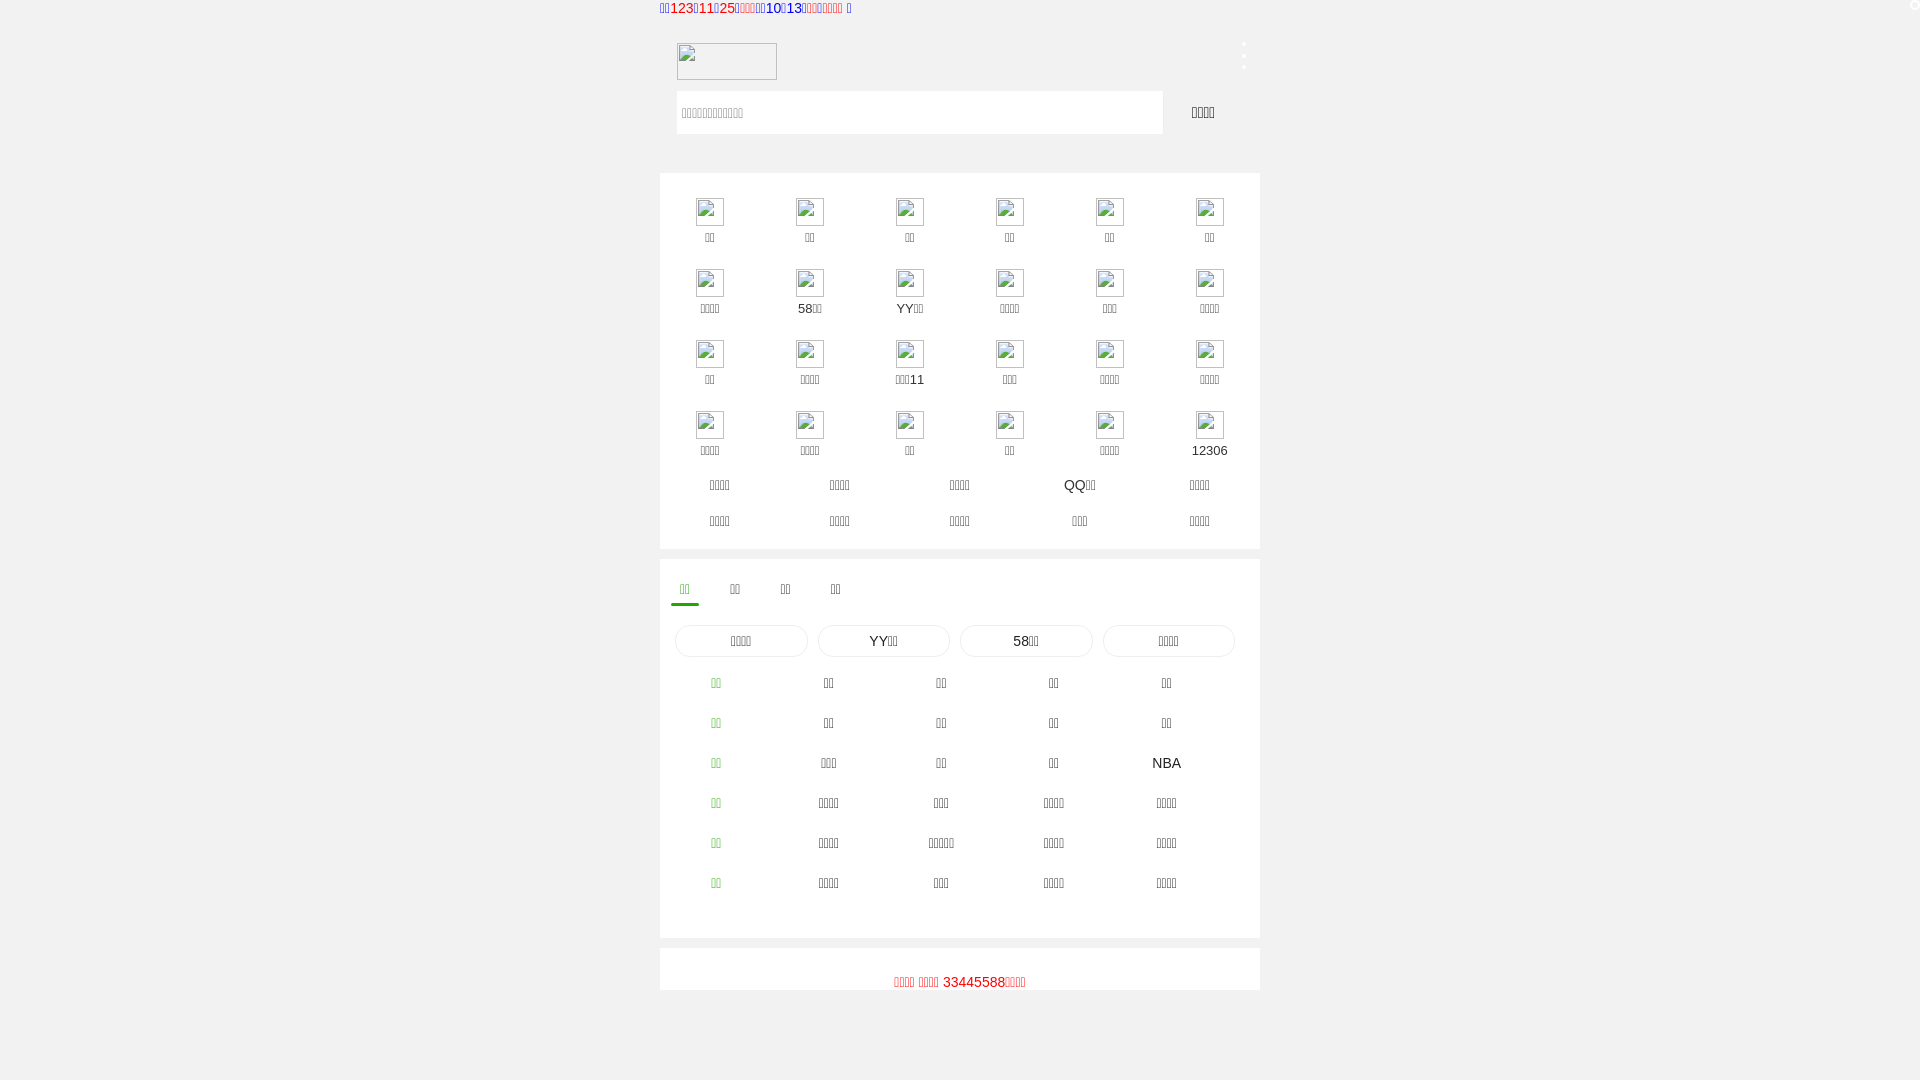 This screenshot has height=1080, width=1920. I want to click on '12306', so click(1160, 420).